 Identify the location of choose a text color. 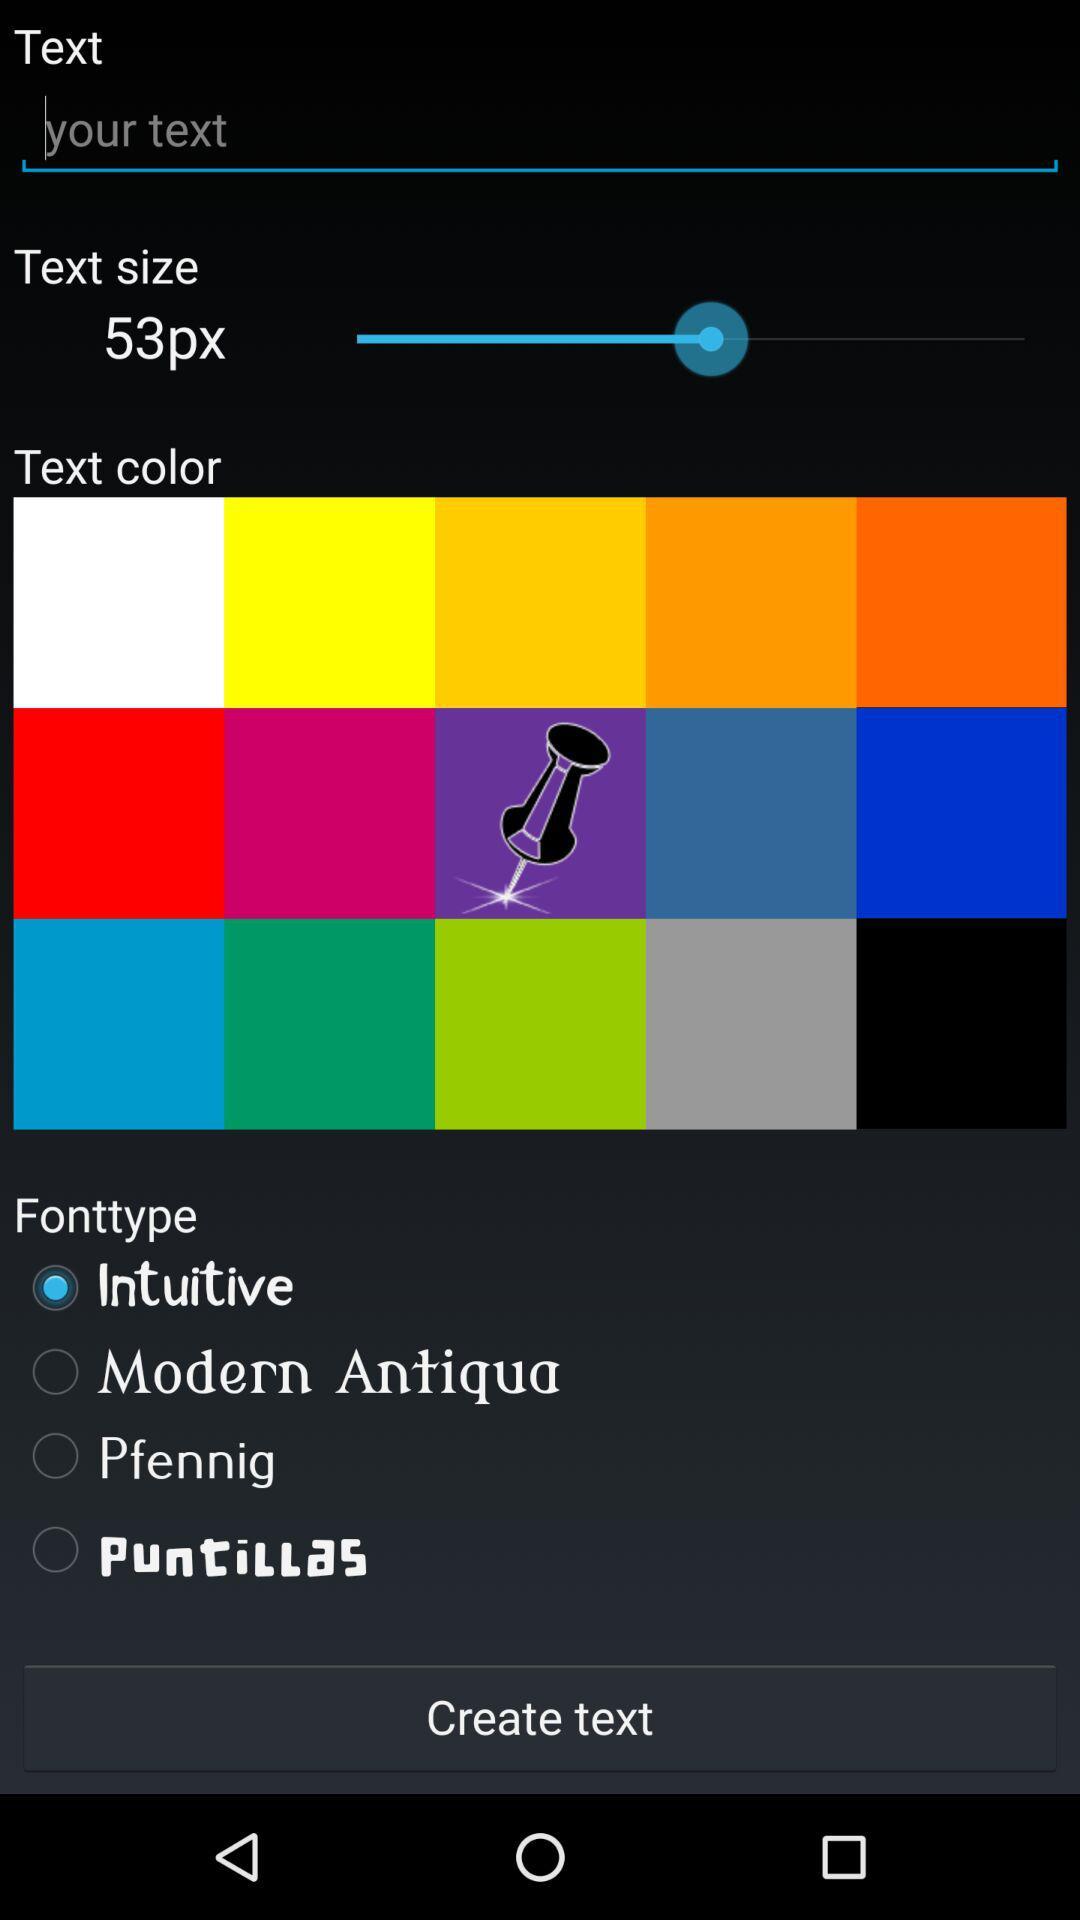
(328, 1024).